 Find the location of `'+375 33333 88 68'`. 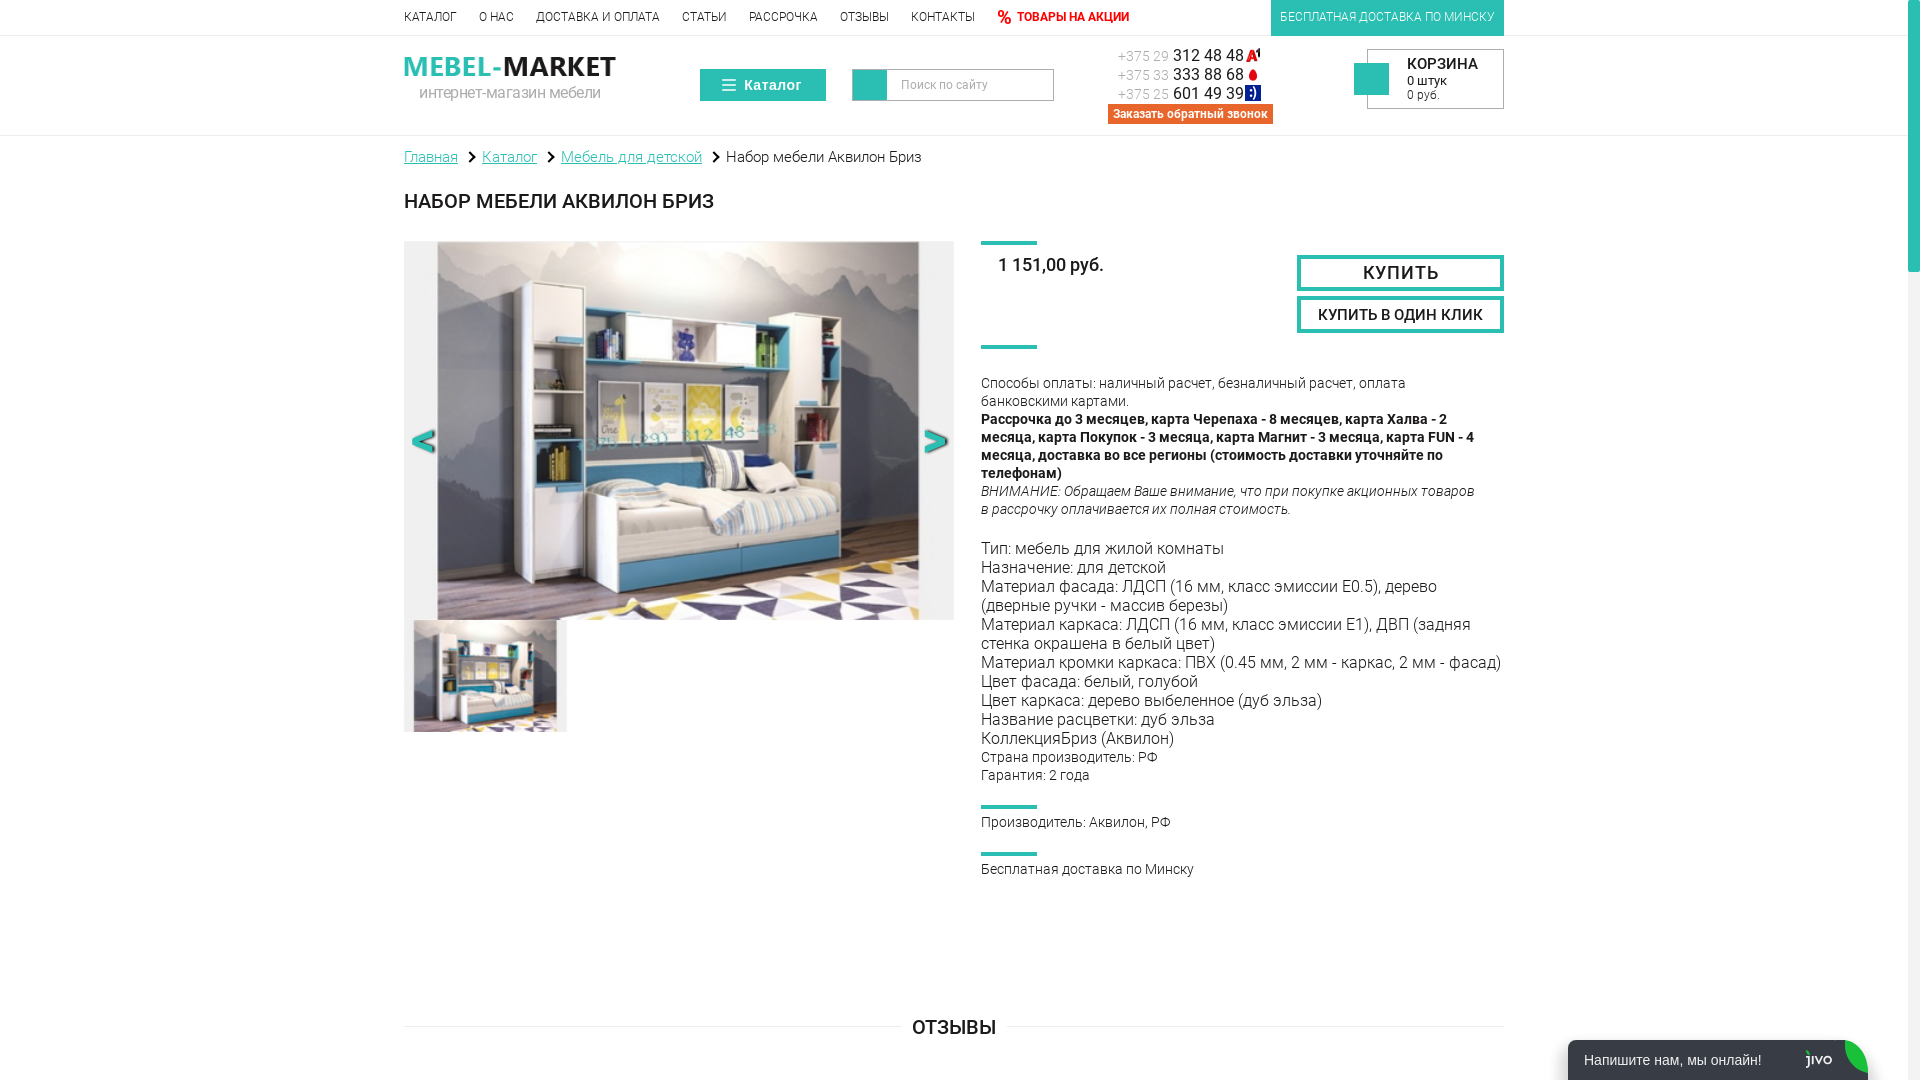

'+375 33333 88 68' is located at coordinates (1200, 73).